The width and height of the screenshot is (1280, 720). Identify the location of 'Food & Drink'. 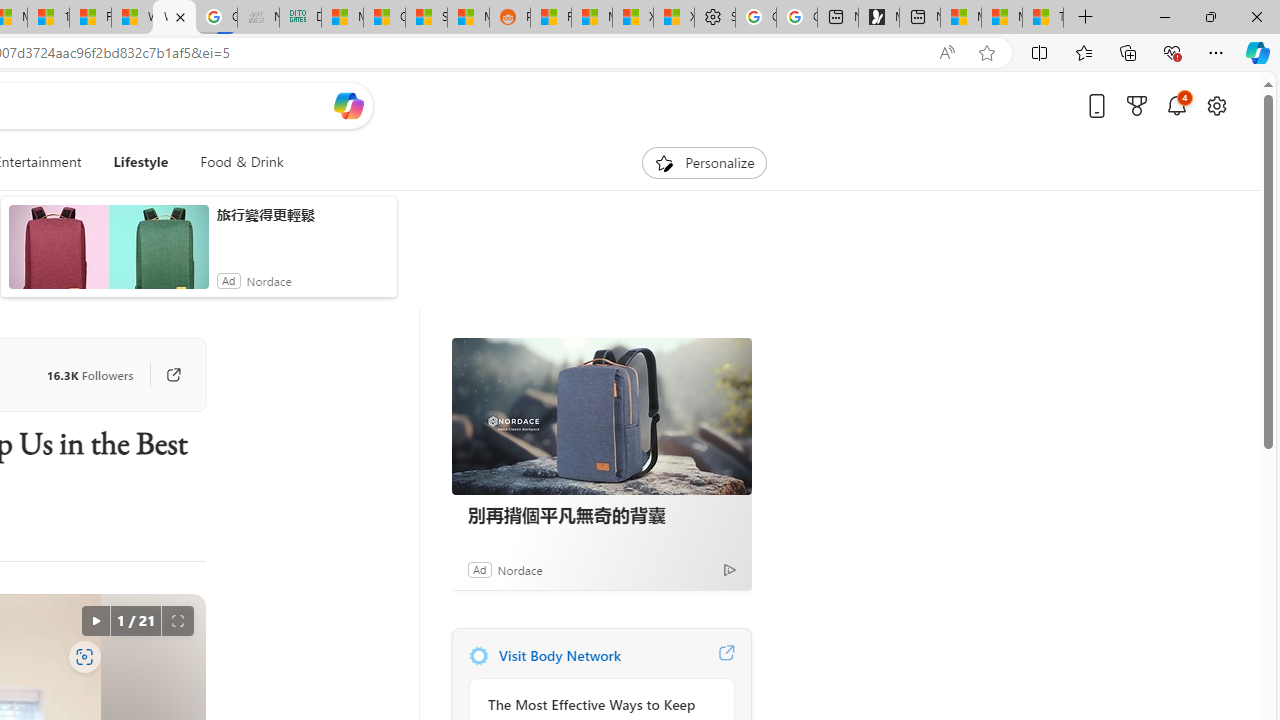
(240, 162).